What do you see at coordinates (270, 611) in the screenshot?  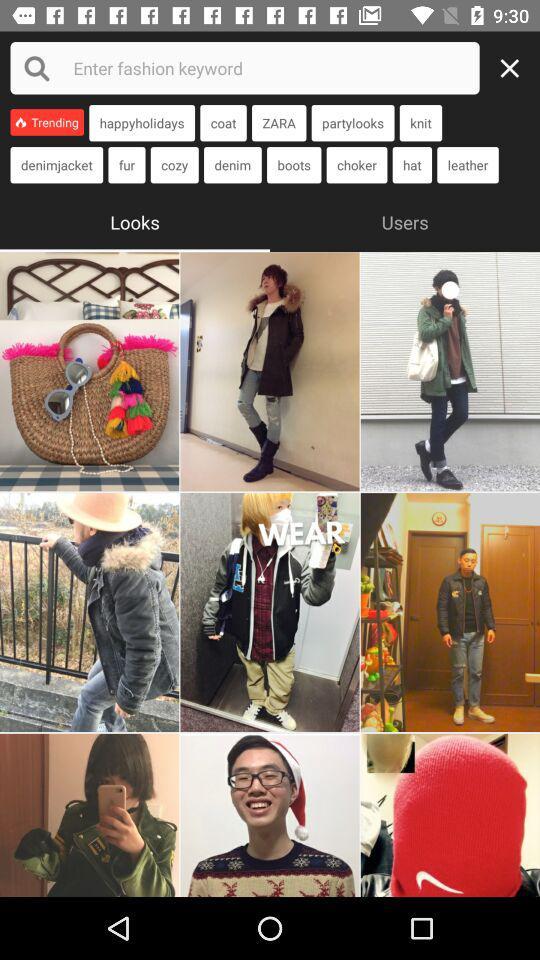 I see `share the article` at bounding box center [270, 611].